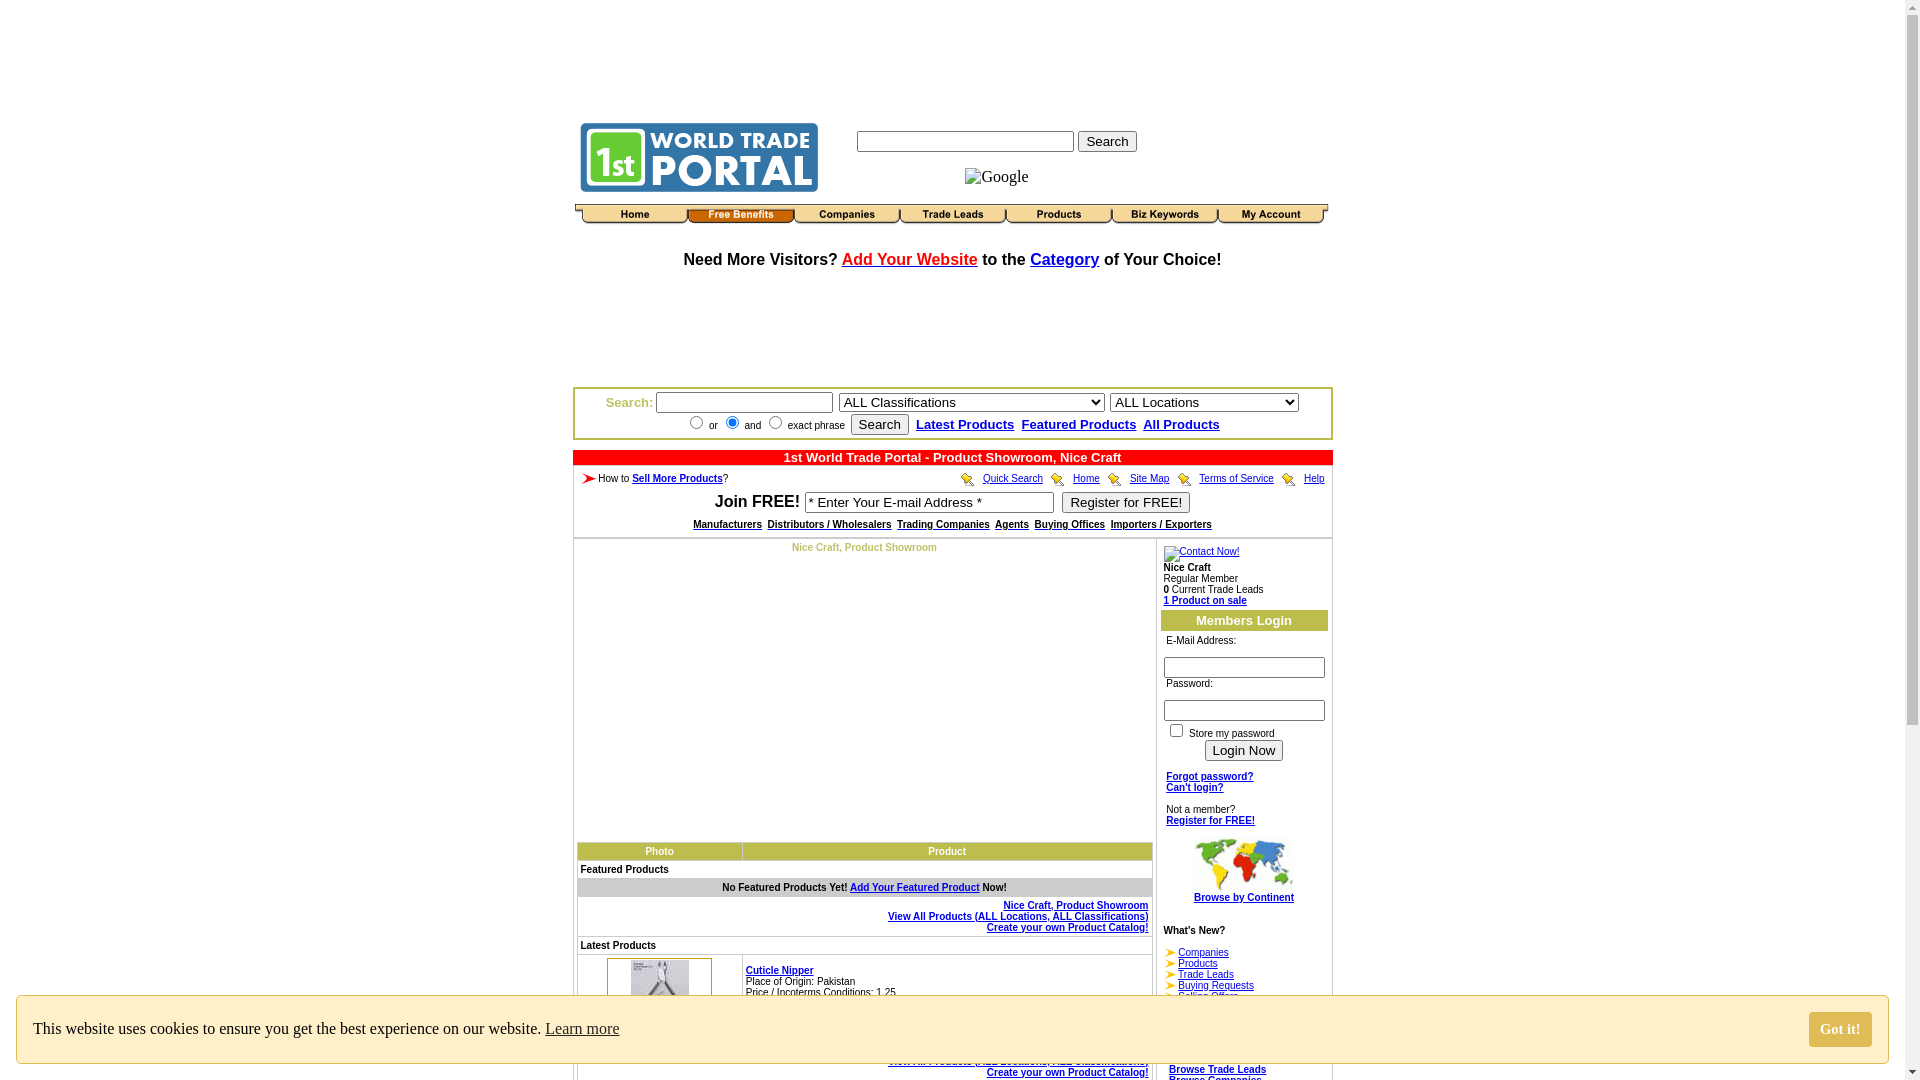  What do you see at coordinates (1216, 1068) in the screenshot?
I see `'Browse Trade Leads'` at bounding box center [1216, 1068].